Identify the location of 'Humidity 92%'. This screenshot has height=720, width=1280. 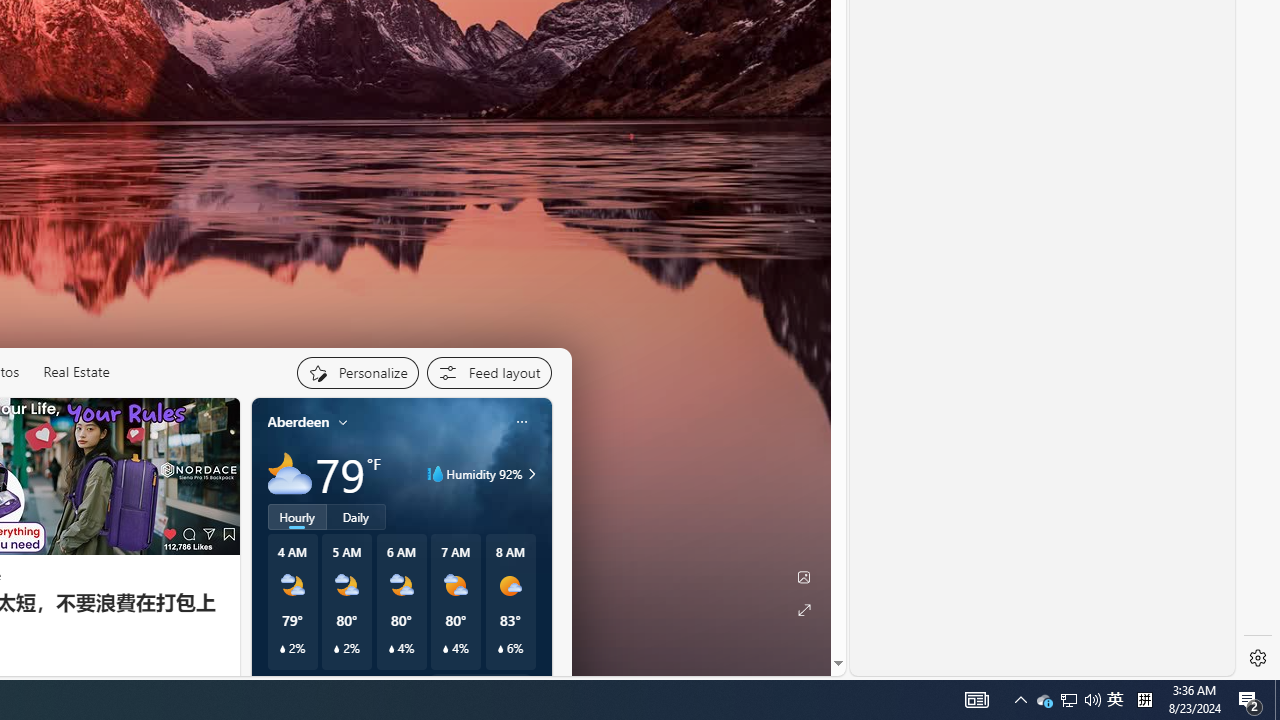
(529, 474).